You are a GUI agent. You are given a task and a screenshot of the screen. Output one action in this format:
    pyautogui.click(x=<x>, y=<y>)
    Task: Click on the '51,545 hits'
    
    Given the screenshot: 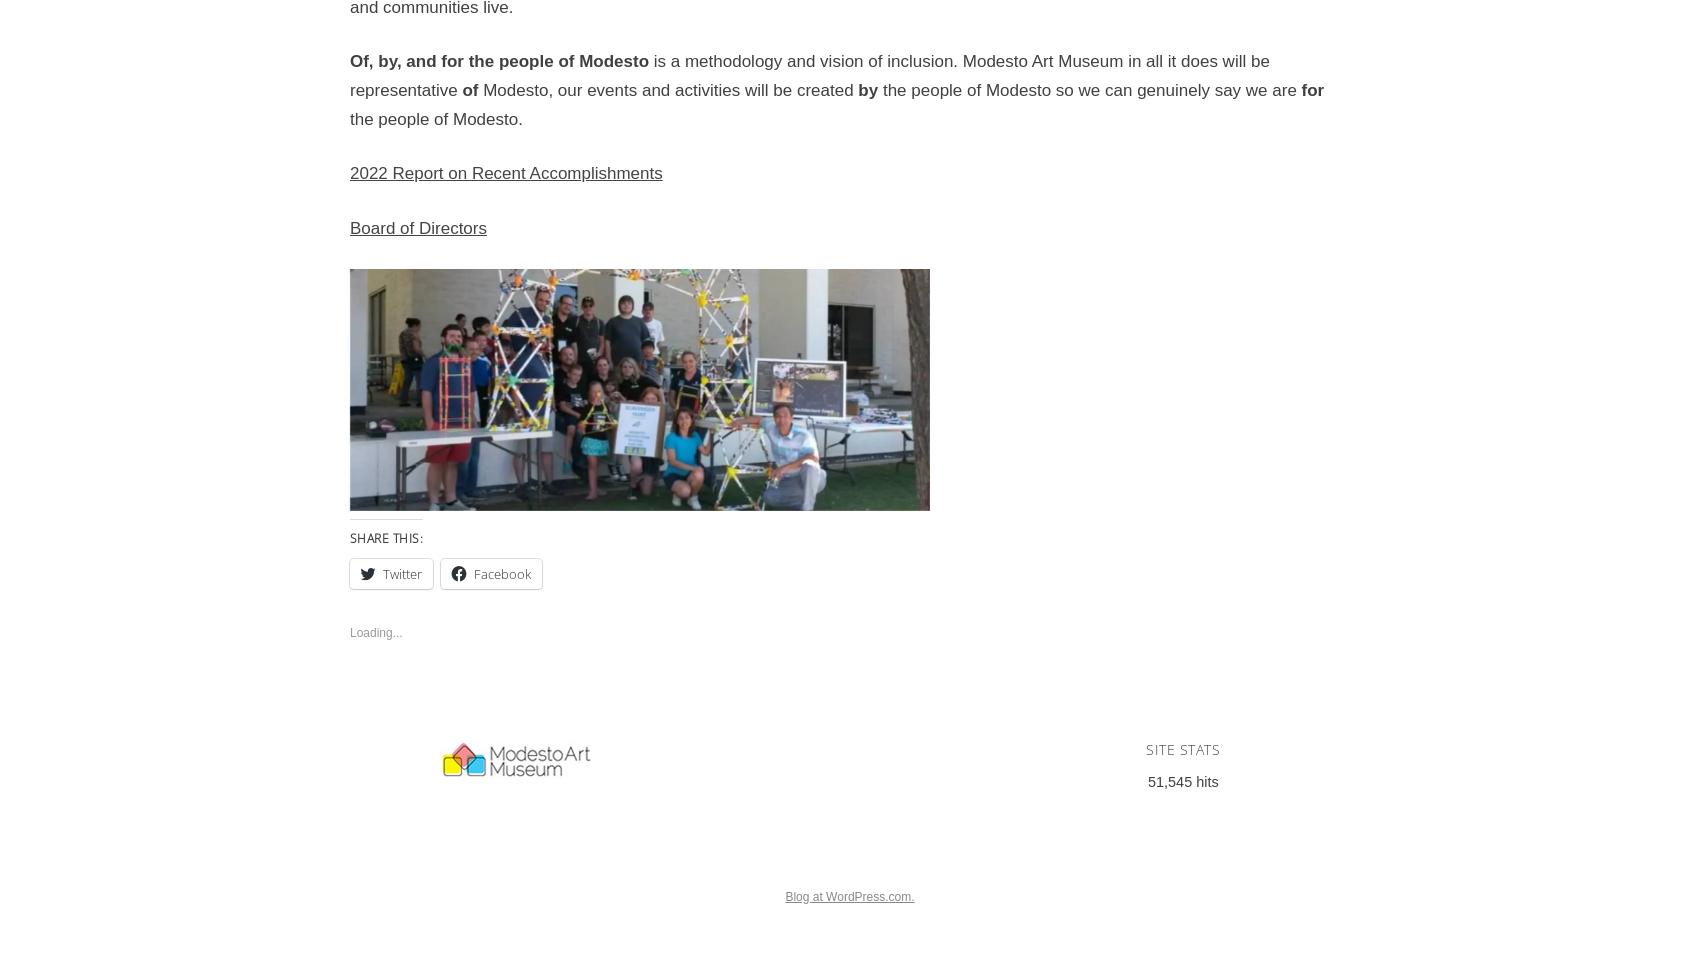 What is the action you would take?
    pyautogui.click(x=1148, y=780)
    